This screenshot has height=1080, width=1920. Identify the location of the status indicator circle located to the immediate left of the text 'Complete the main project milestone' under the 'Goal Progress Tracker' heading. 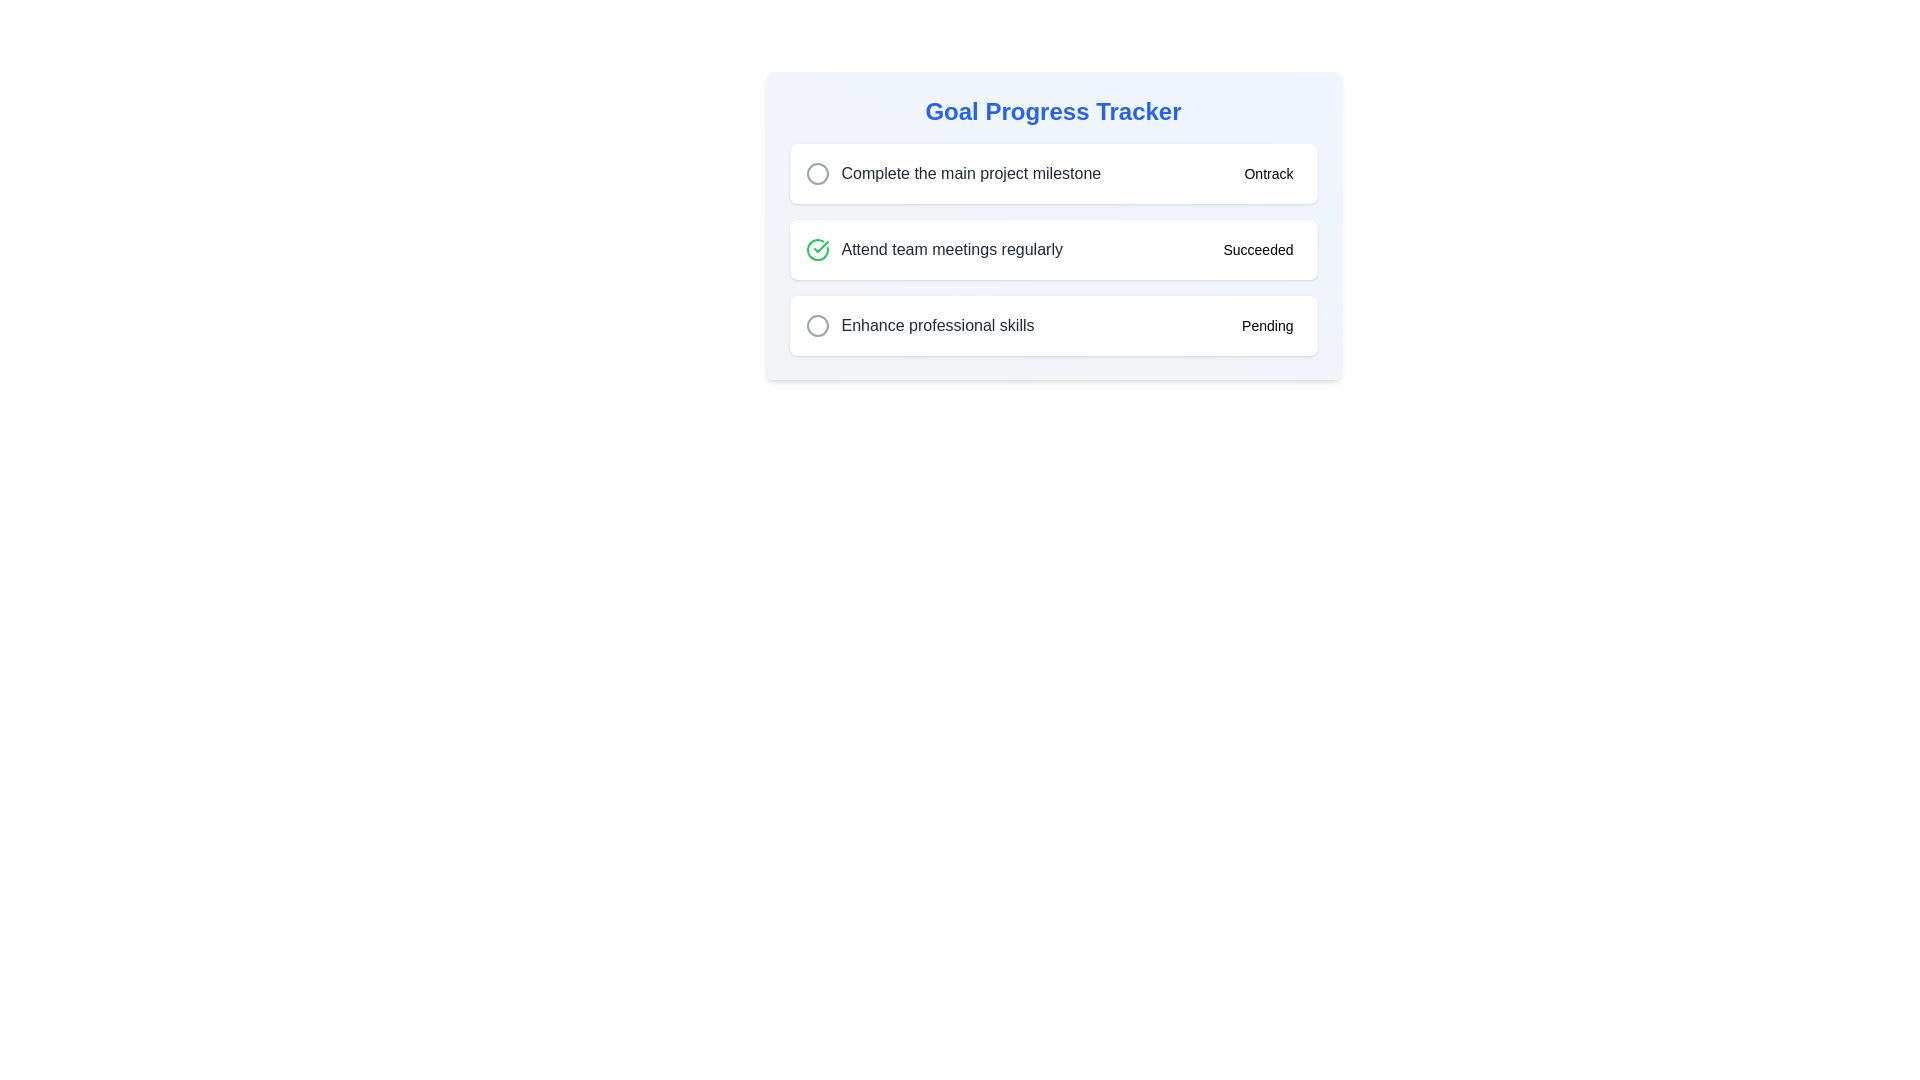
(817, 172).